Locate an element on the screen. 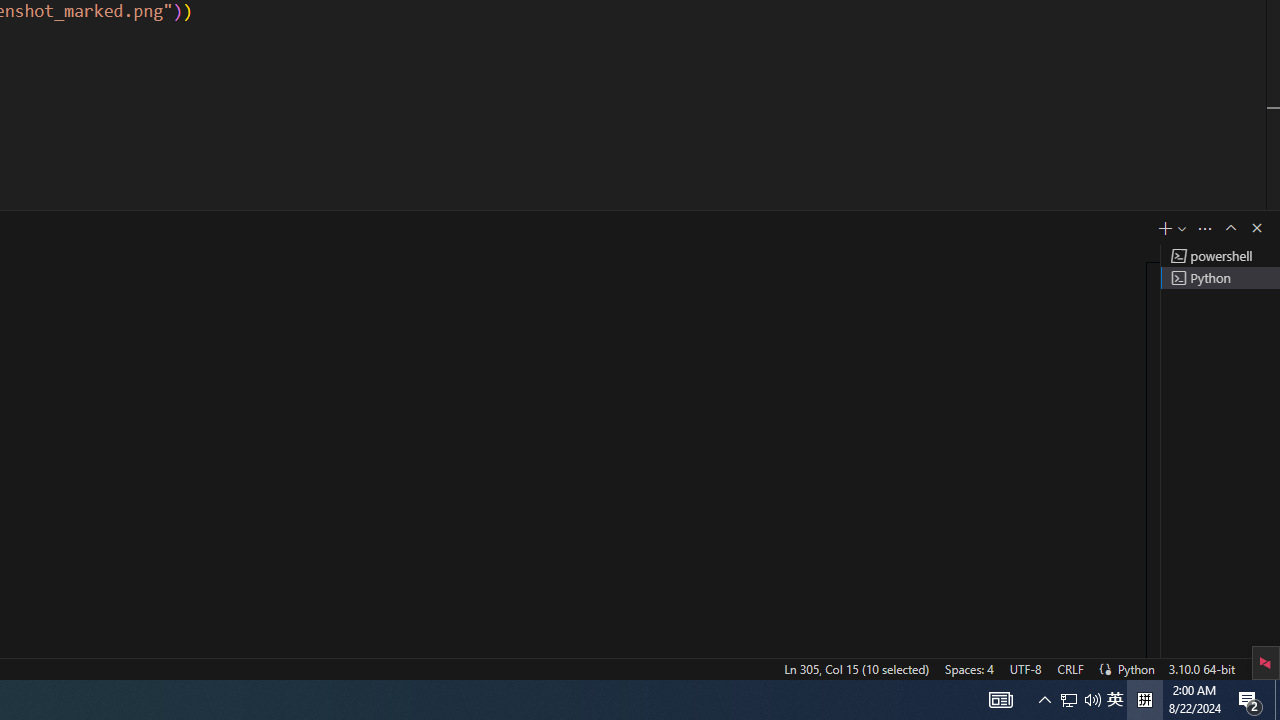 This screenshot has width=1280, height=720. 'Terminal 1 powershell' is located at coordinates (1219, 254).